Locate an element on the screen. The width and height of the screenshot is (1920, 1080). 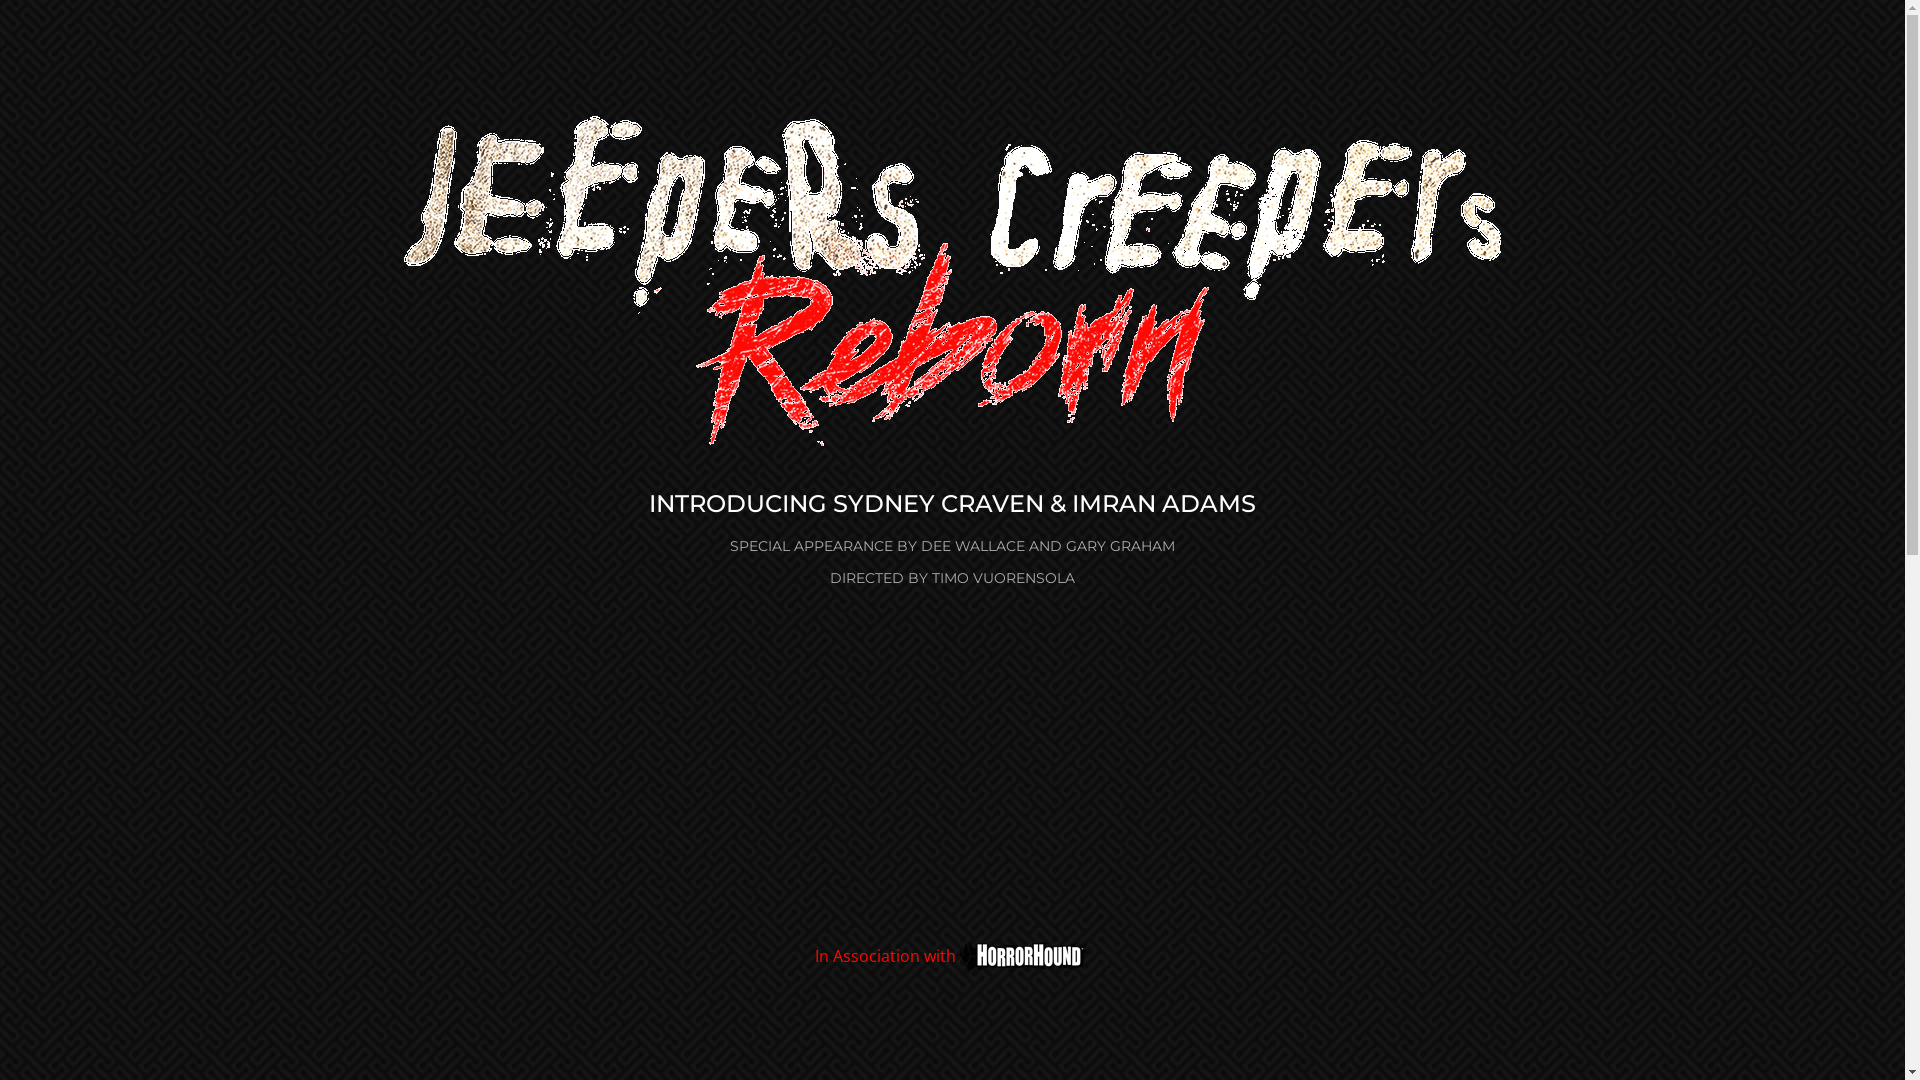
'In Association with' is located at coordinates (950, 956).